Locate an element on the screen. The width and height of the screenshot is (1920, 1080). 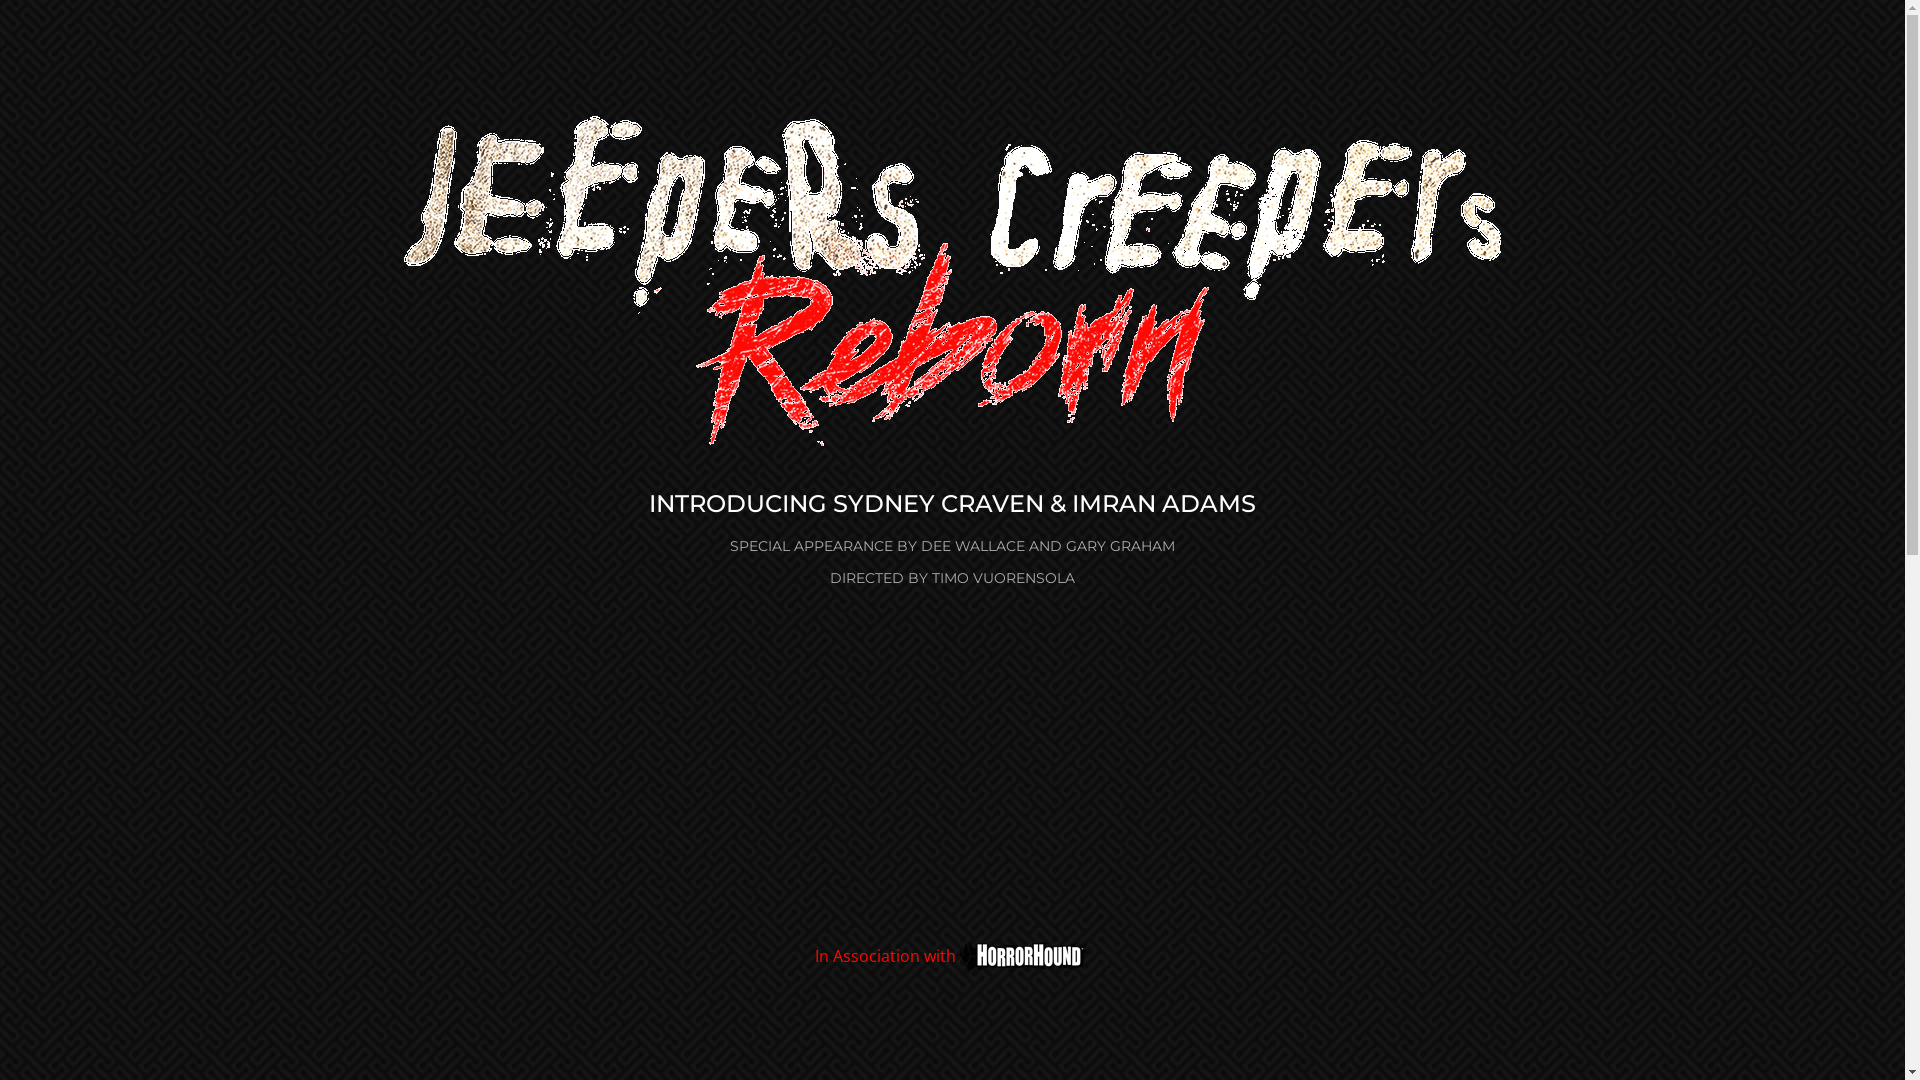
'In Association with' is located at coordinates (950, 956).